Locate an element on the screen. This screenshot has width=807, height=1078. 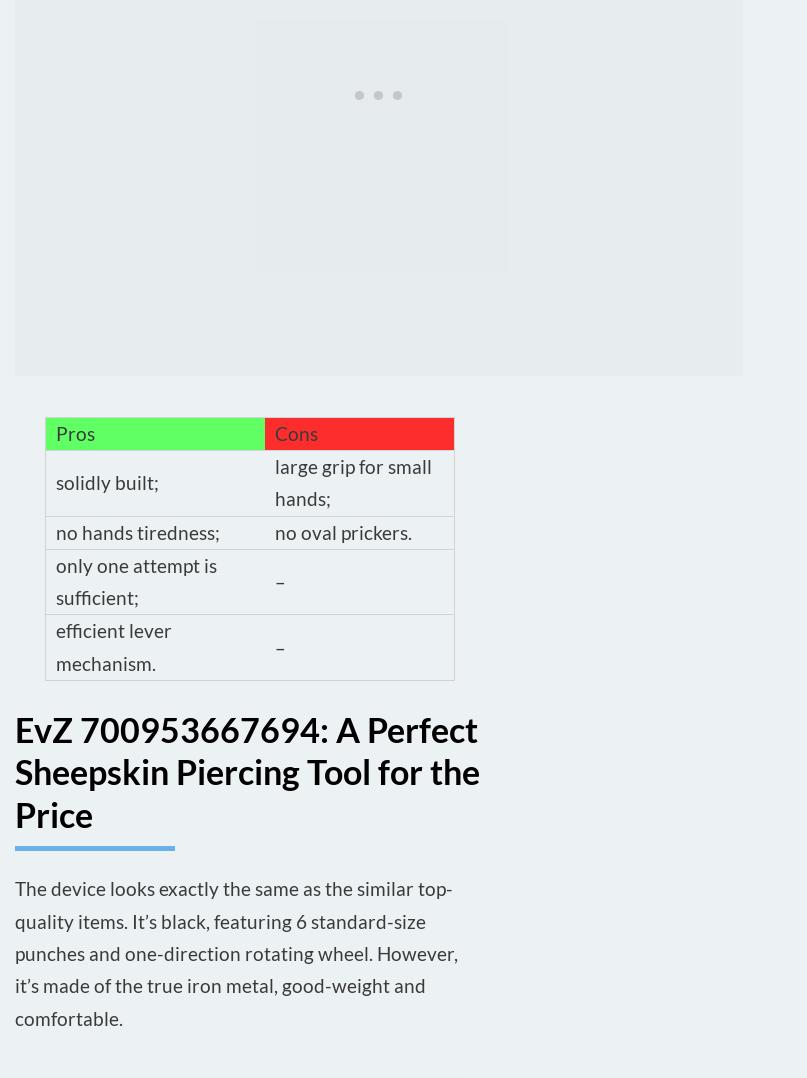
'large grip for small hands;' is located at coordinates (353, 480).